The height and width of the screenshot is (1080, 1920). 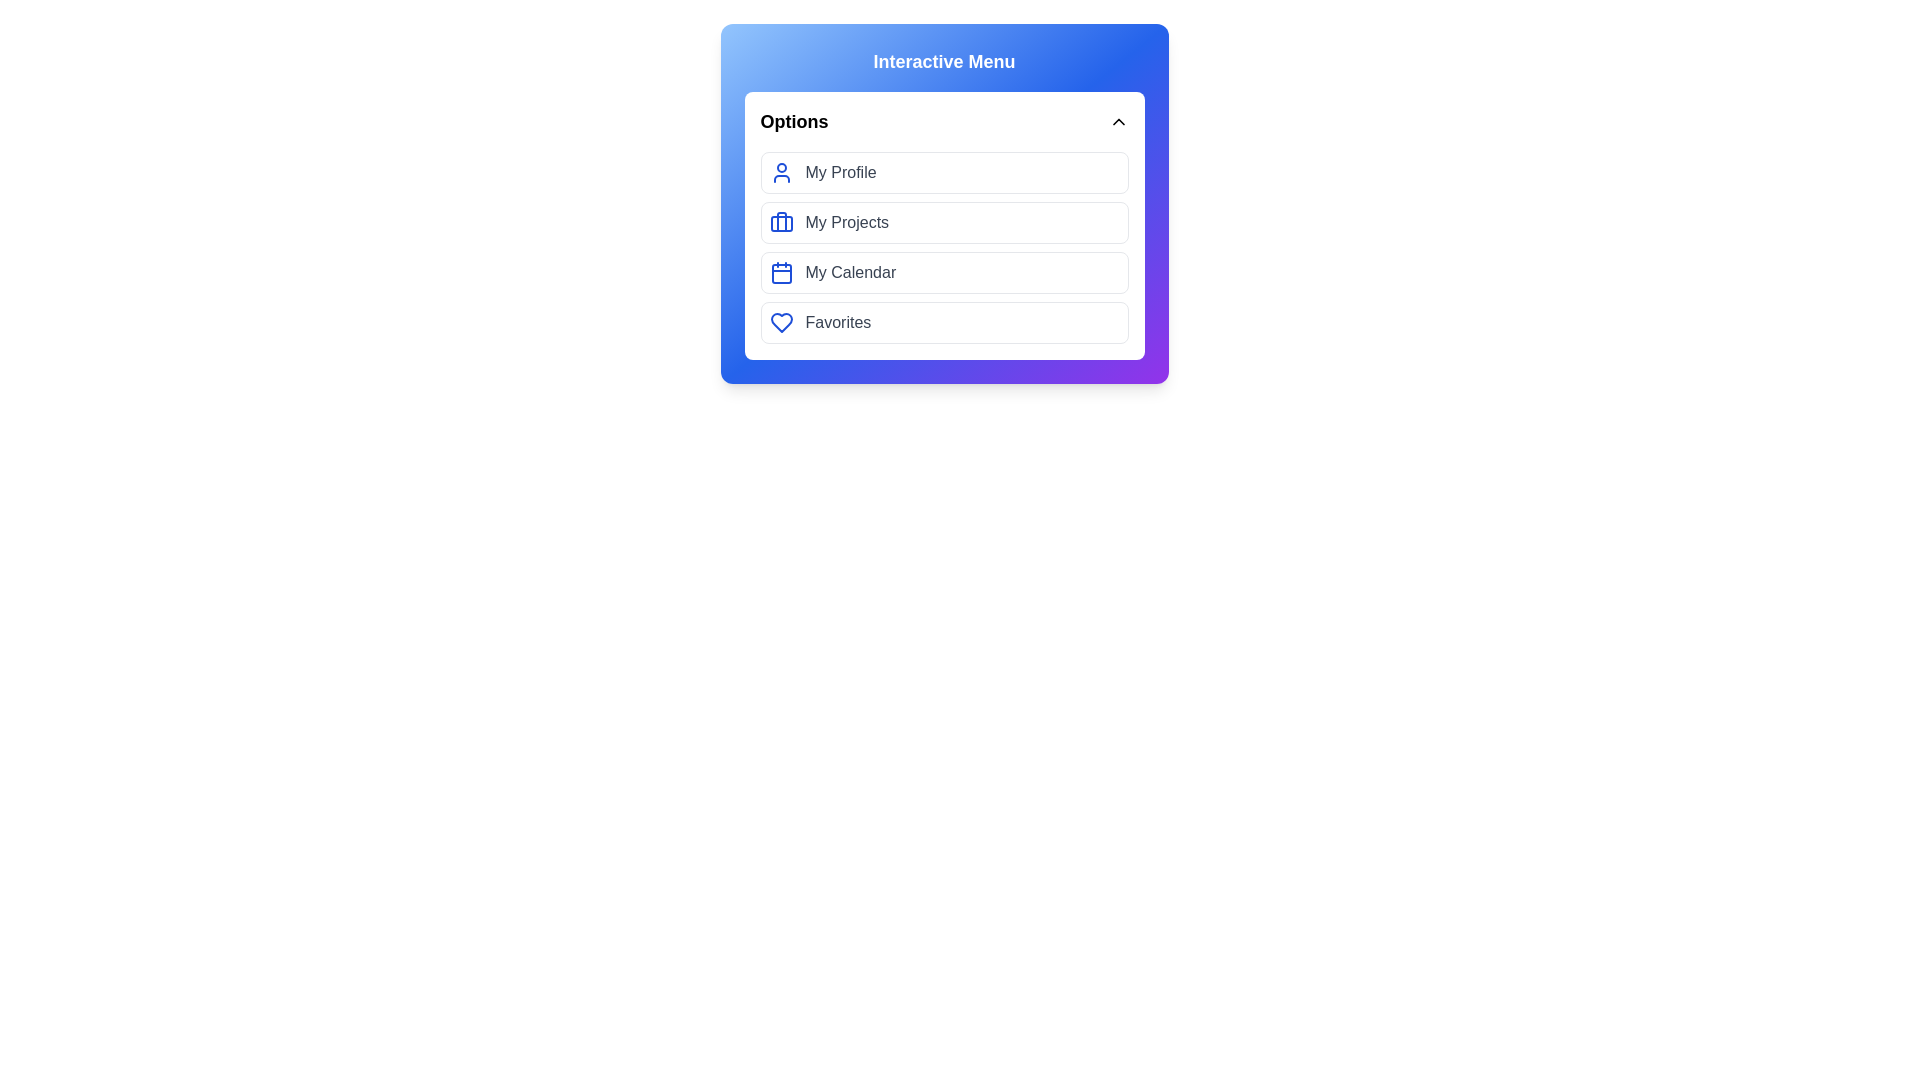 What do you see at coordinates (780, 273) in the screenshot?
I see `the 'My Calendar' icon located to the left of the 'My Calendar' text in the interactive menu` at bounding box center [780, 273].